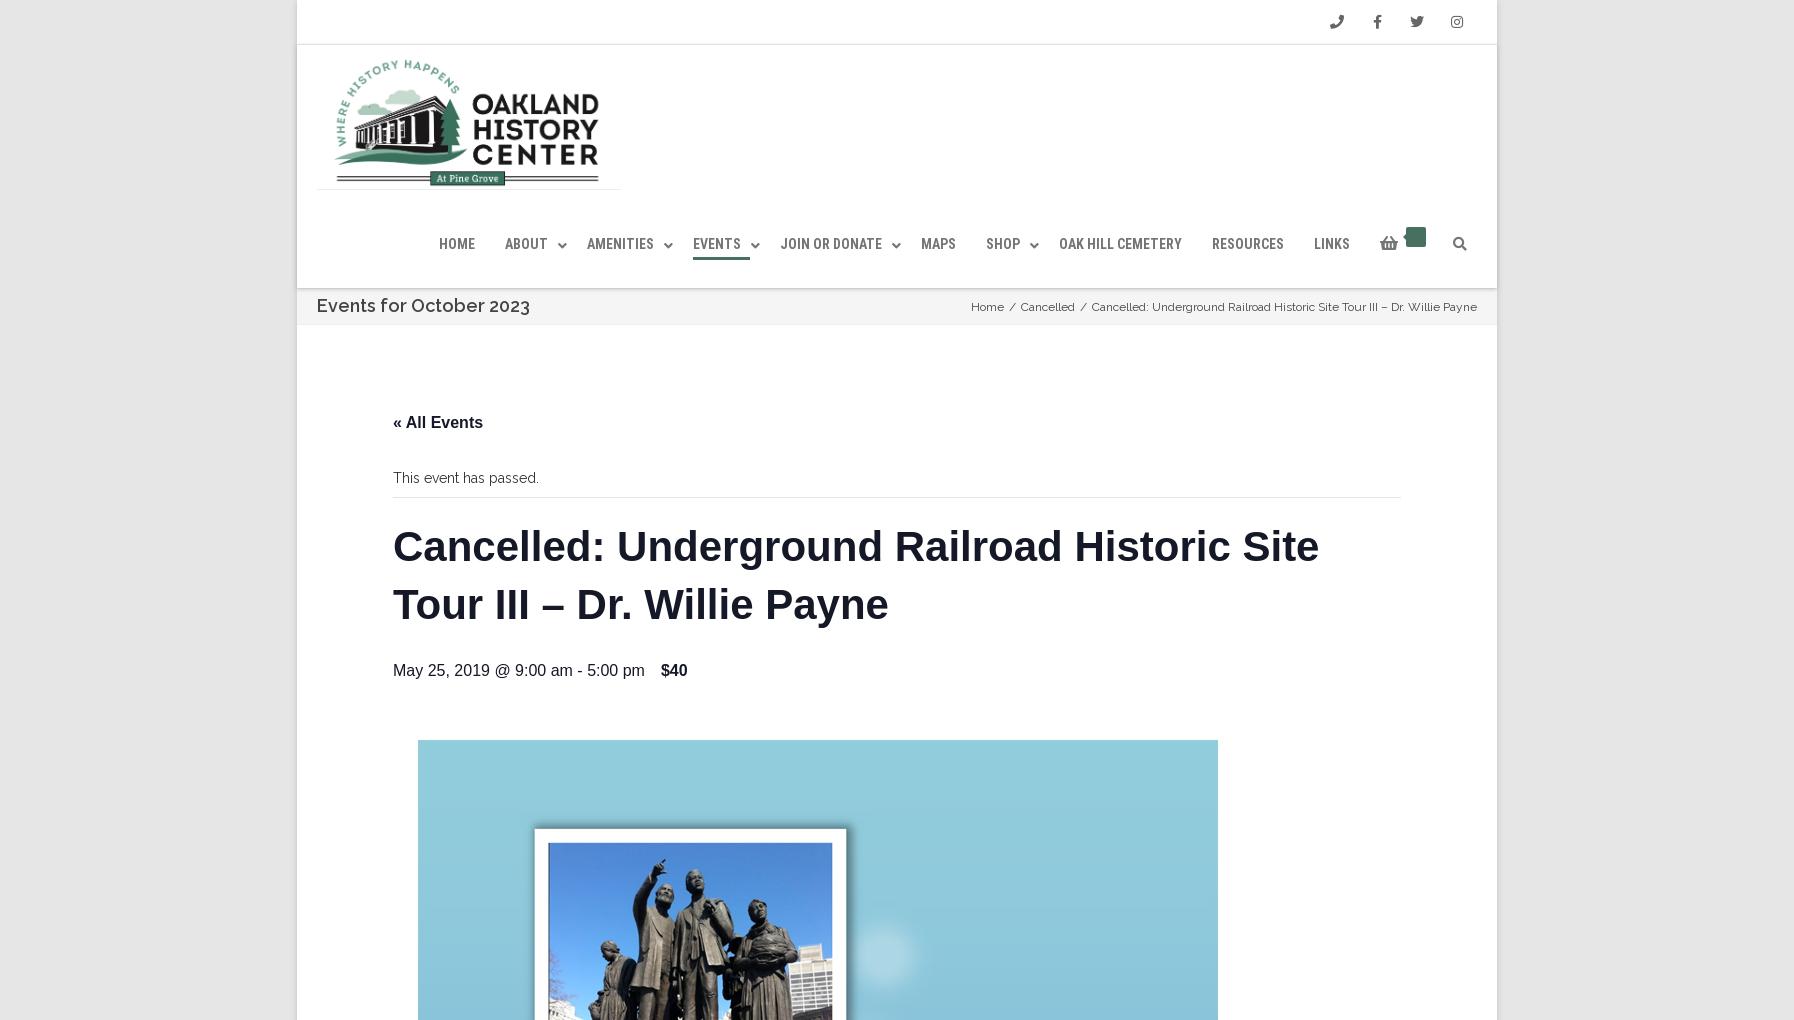 The width and height of the screenshot is (1794, 1020). I want to click on 'May 25, 2019 @ 9:00 am', so click(392, 714).